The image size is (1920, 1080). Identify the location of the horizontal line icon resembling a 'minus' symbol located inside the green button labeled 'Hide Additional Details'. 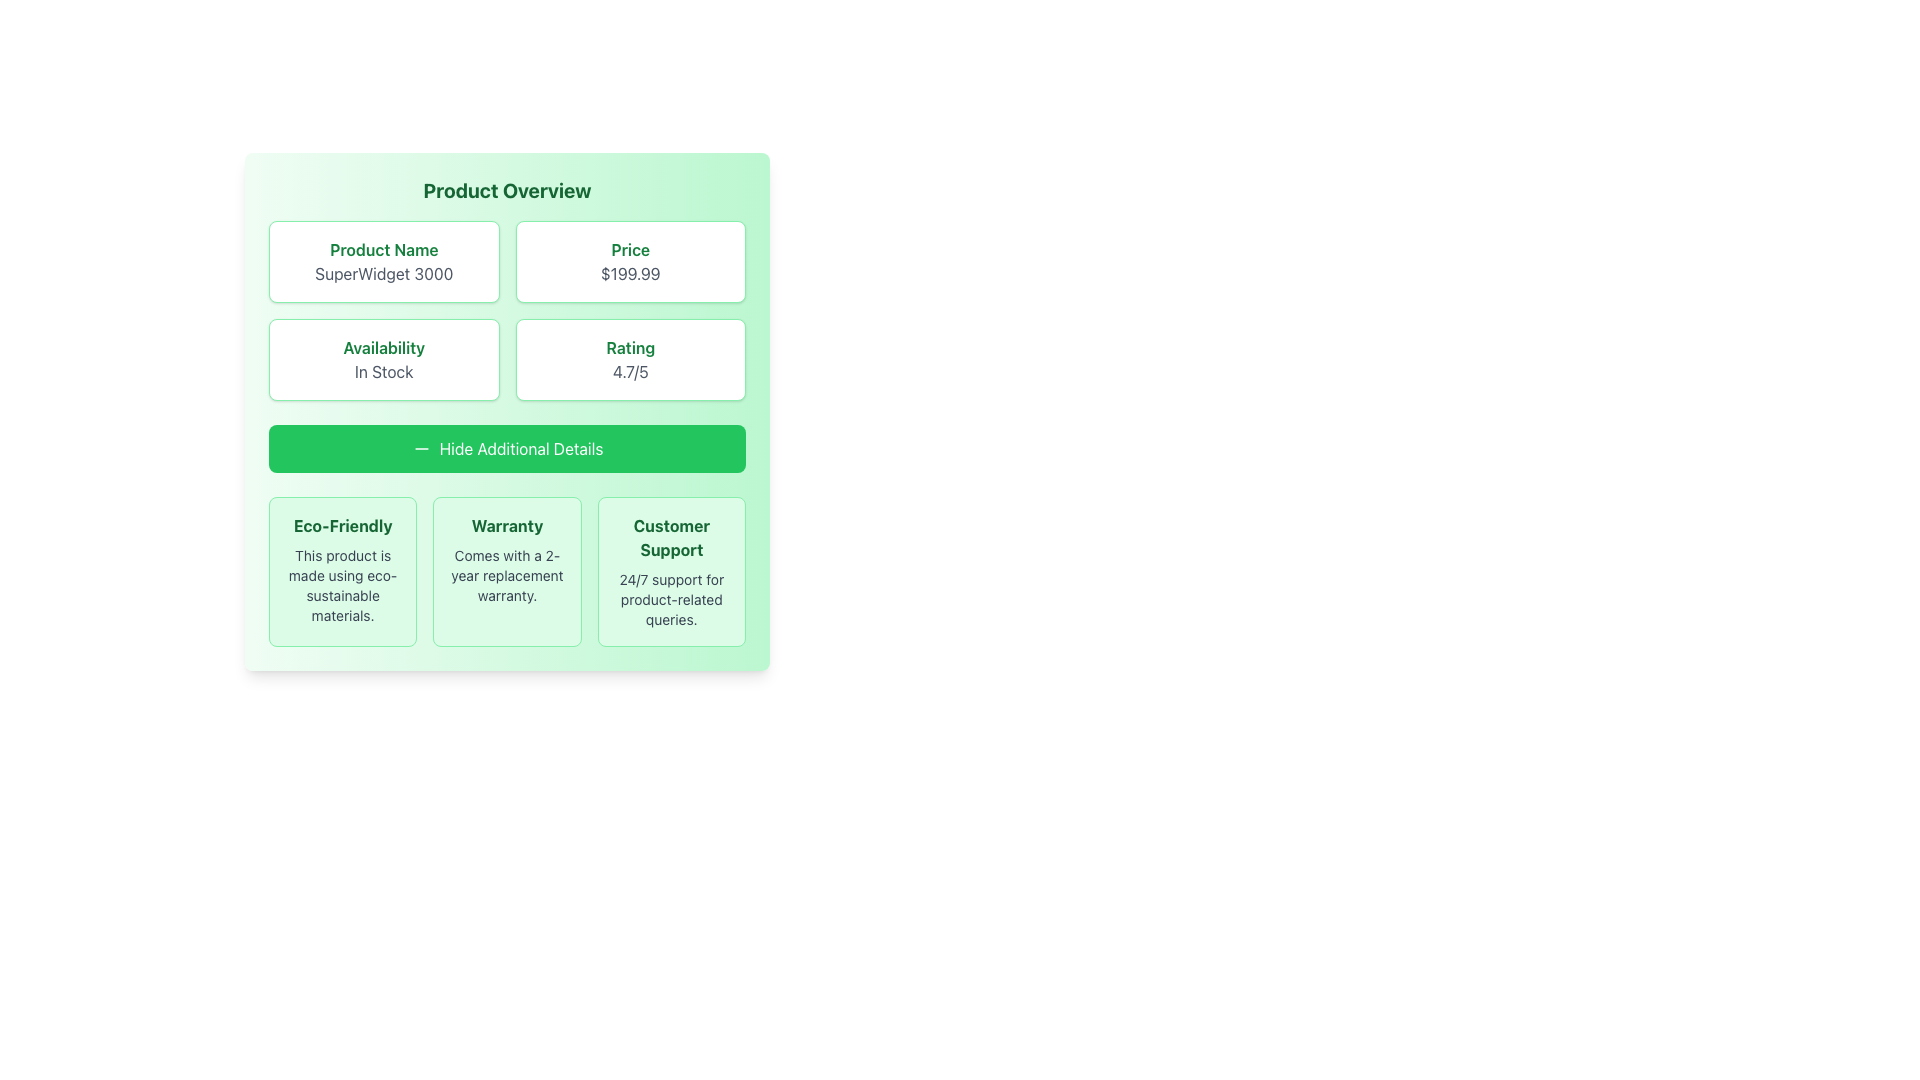
(420, 447).